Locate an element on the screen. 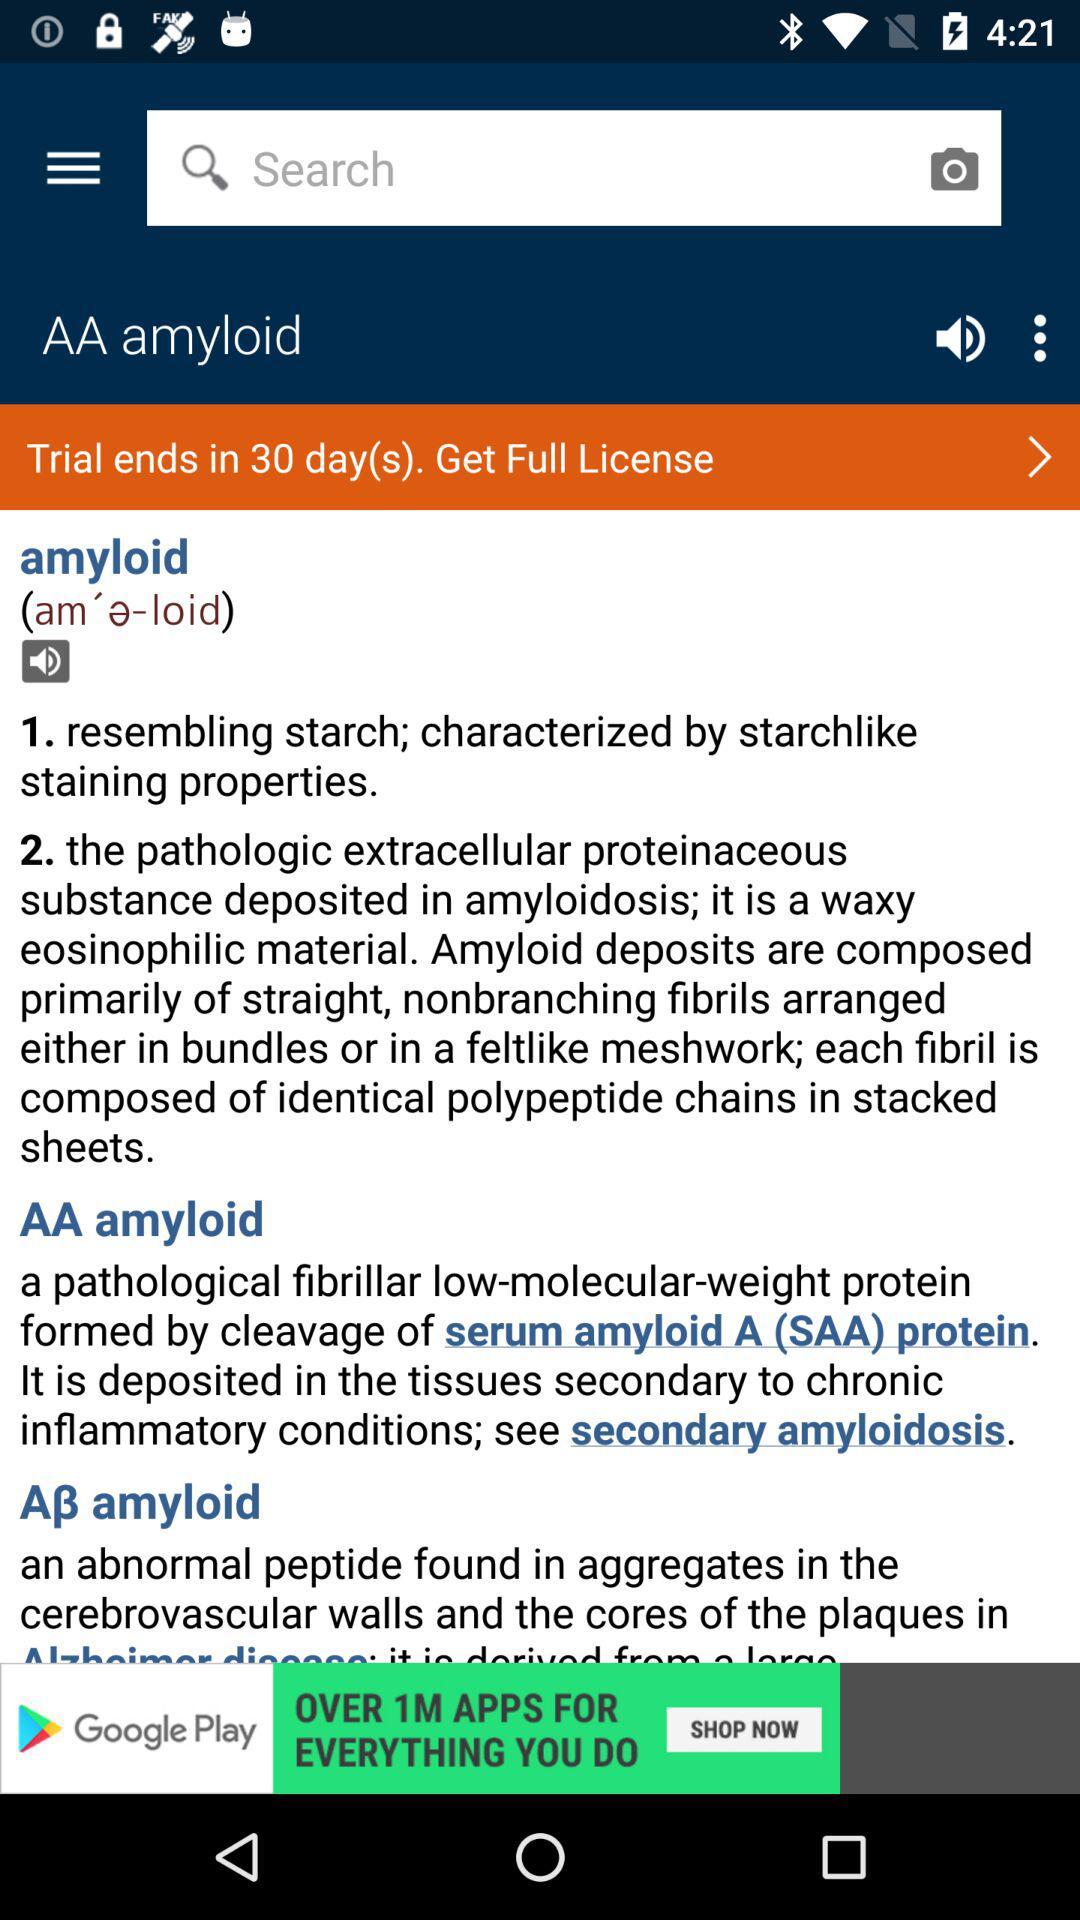 This screenshot has width=1080, height=1920. sound pronunciation is located at coordinates (959, 338).